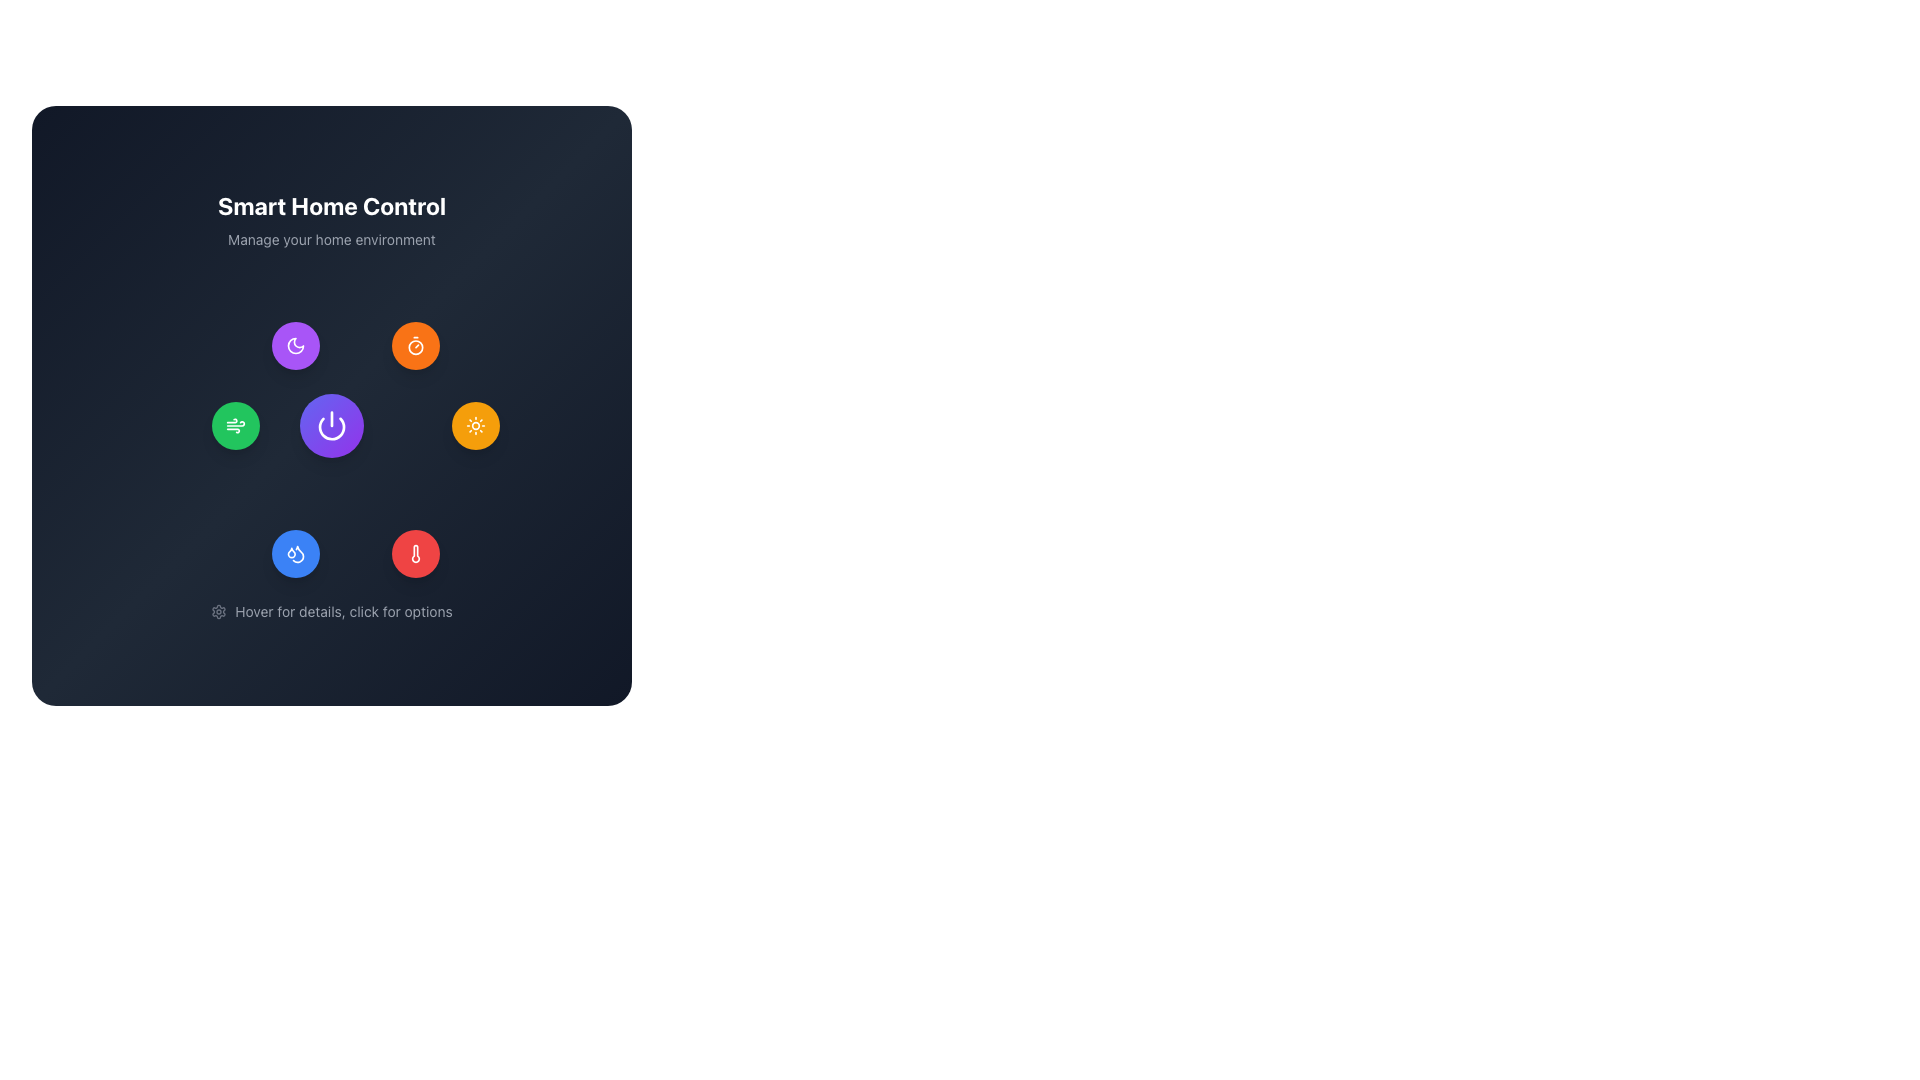  I want to click on the air or wind control icon located at the top-left corner of the circular arrangement, which is within a circular green background, so click(235, 424).